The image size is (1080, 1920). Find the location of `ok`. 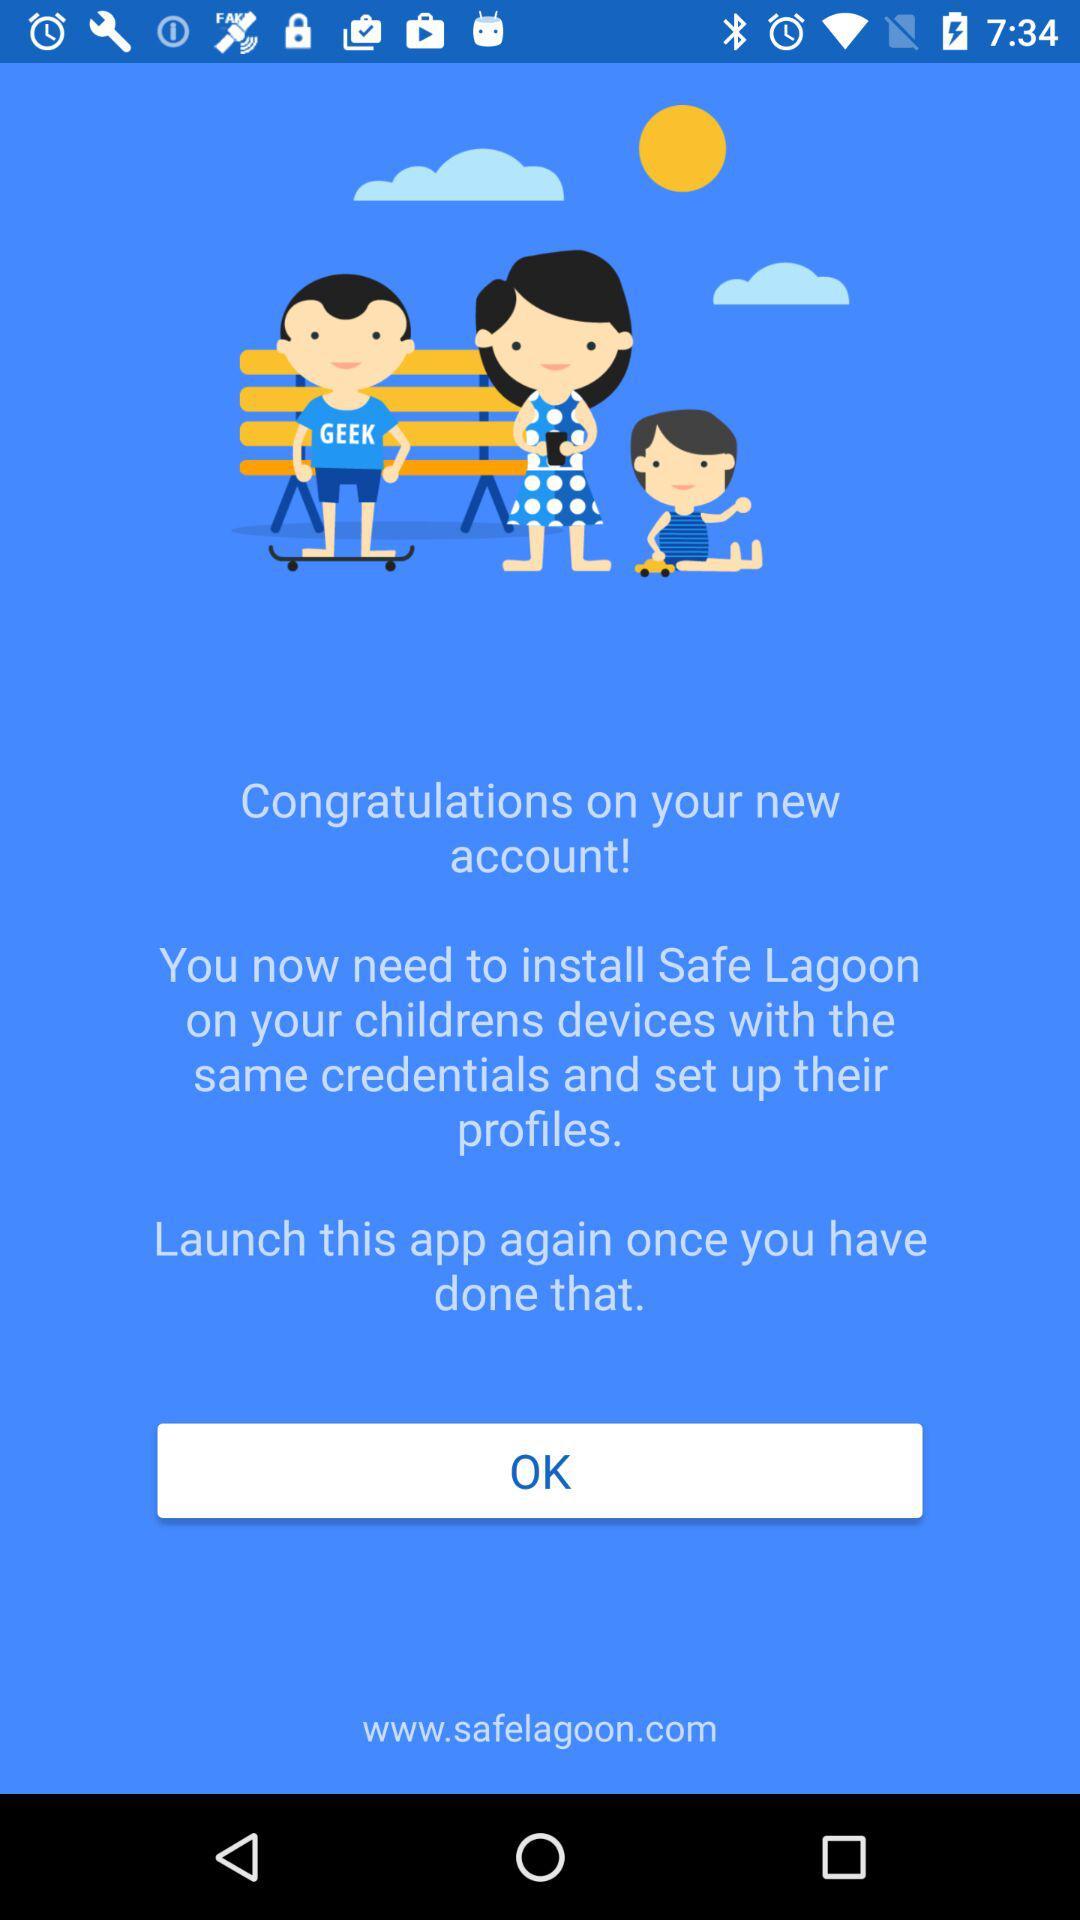

ok is located at coordinates (540, 1470).